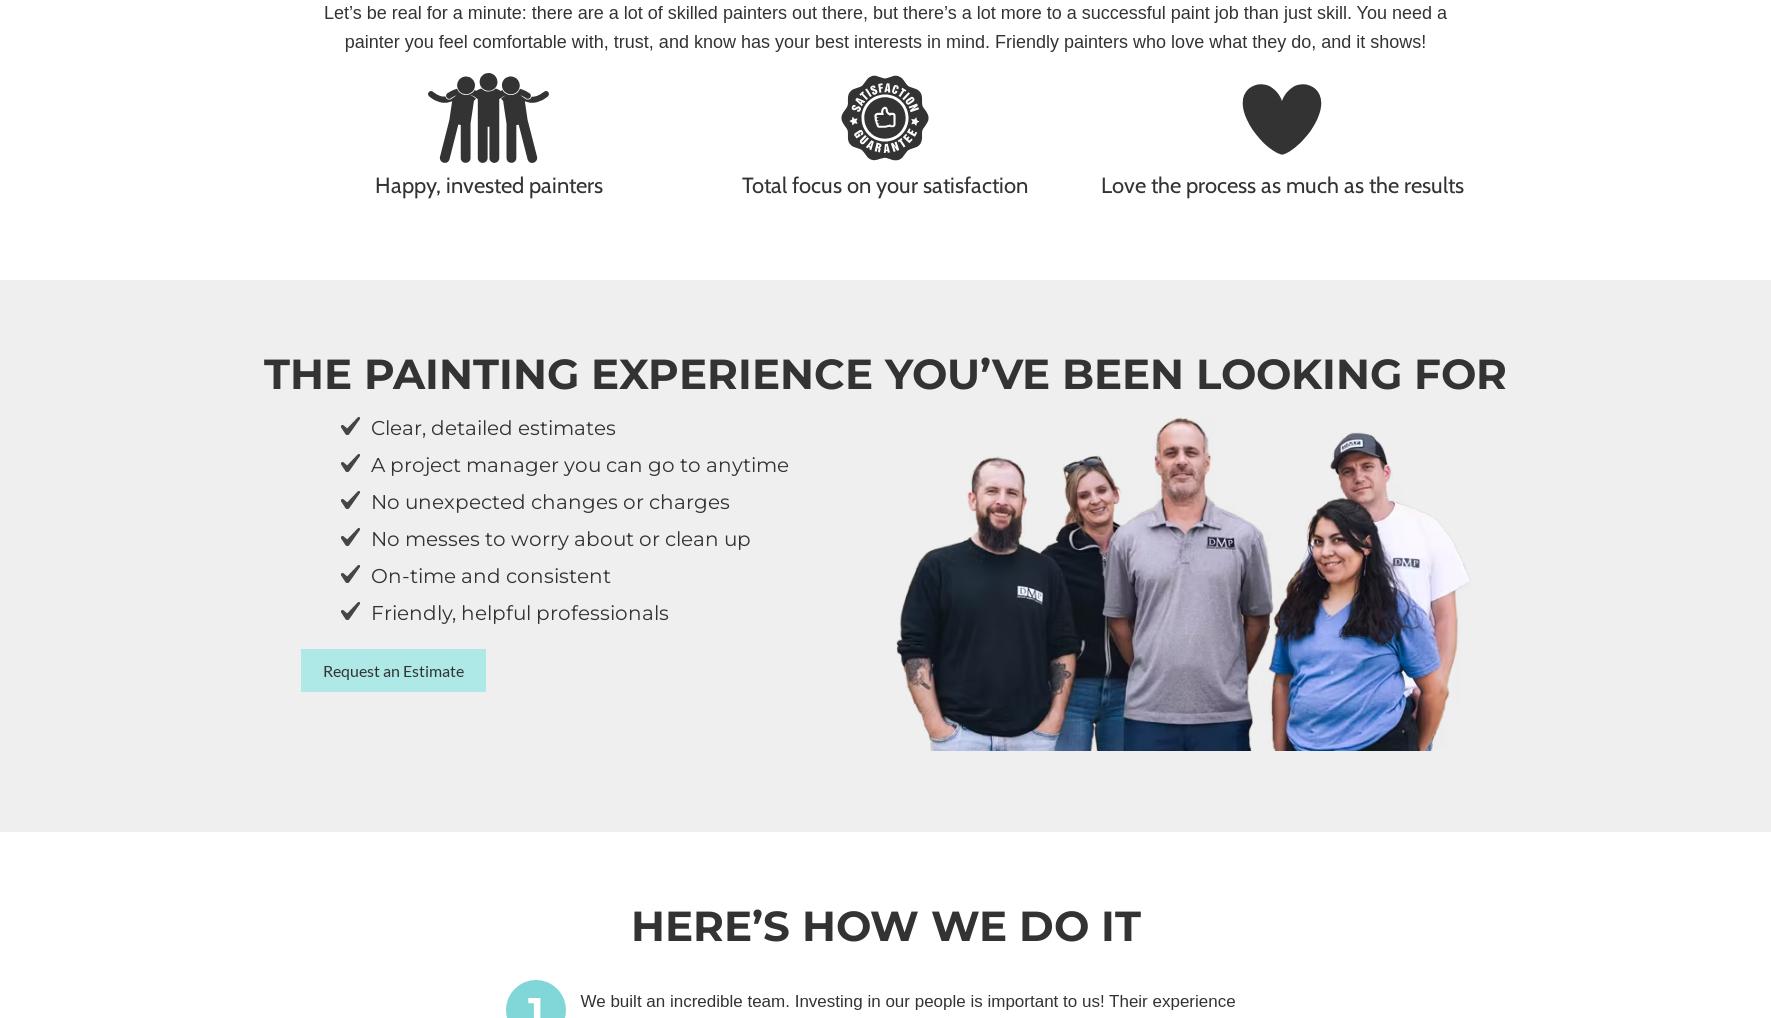 Image resolution: width=1771 pixels, height=1018 pixels. Describe the element at coordinates (884, 374) in the screenshot. I see `'The painting experience you’ve been looking for'` at that location.